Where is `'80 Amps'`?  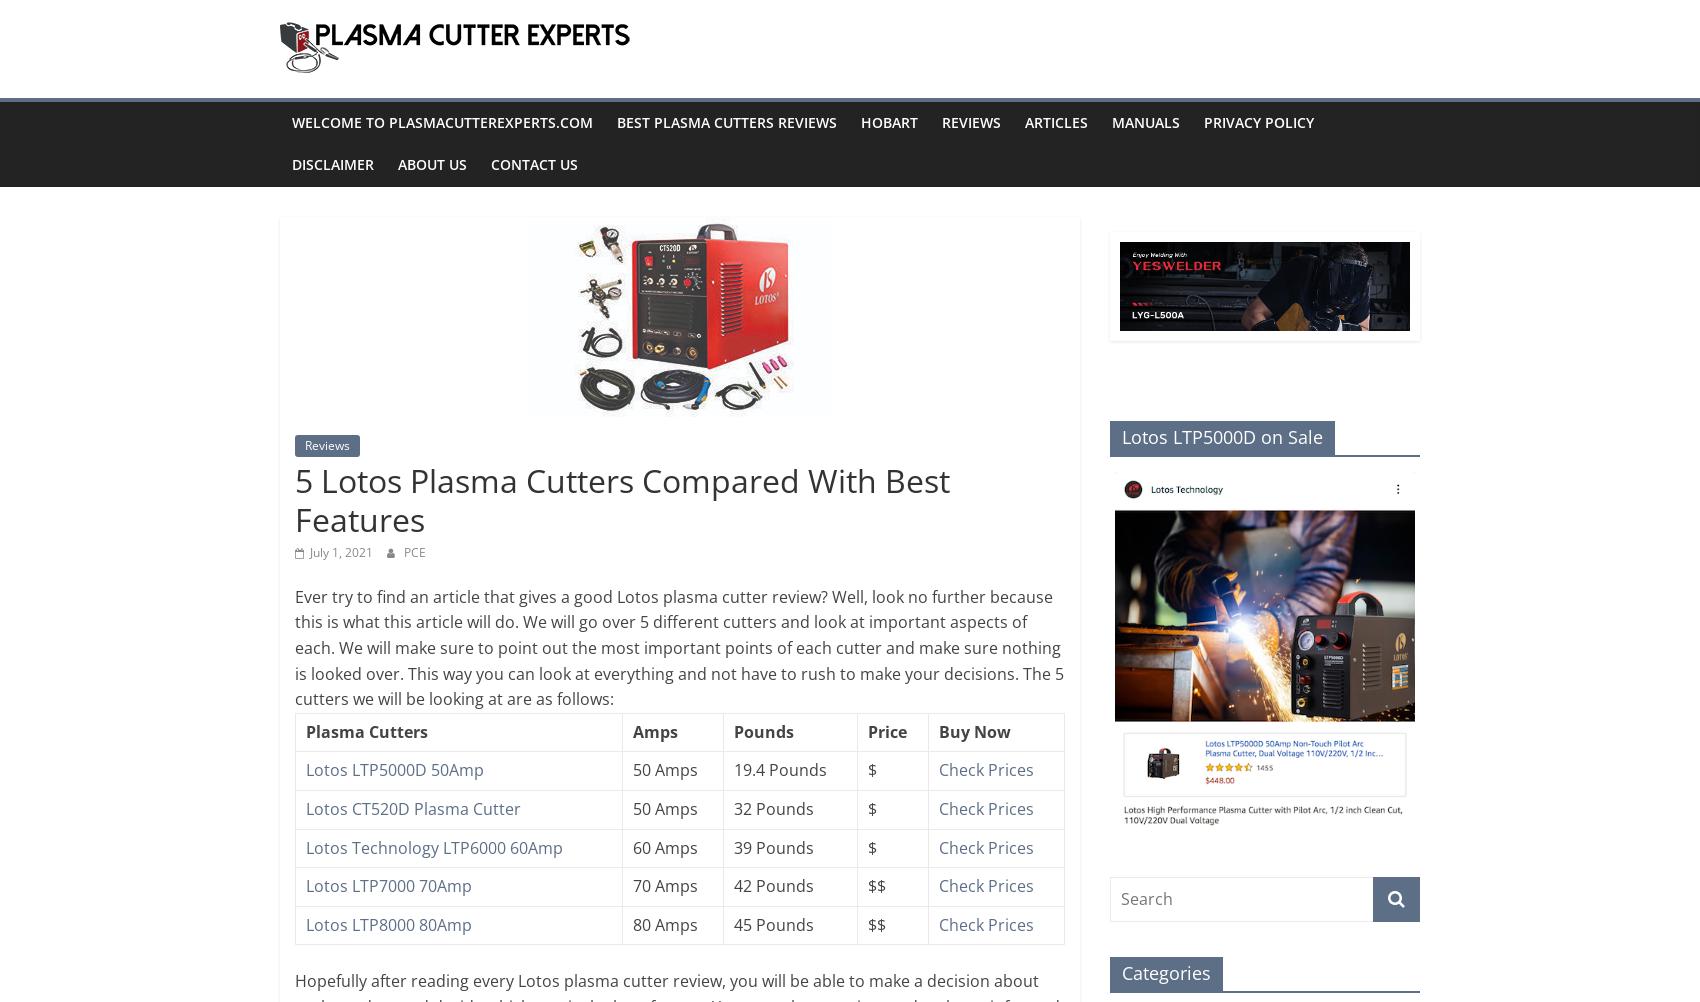
'80 Amps' is located at coordinates (631, 923).